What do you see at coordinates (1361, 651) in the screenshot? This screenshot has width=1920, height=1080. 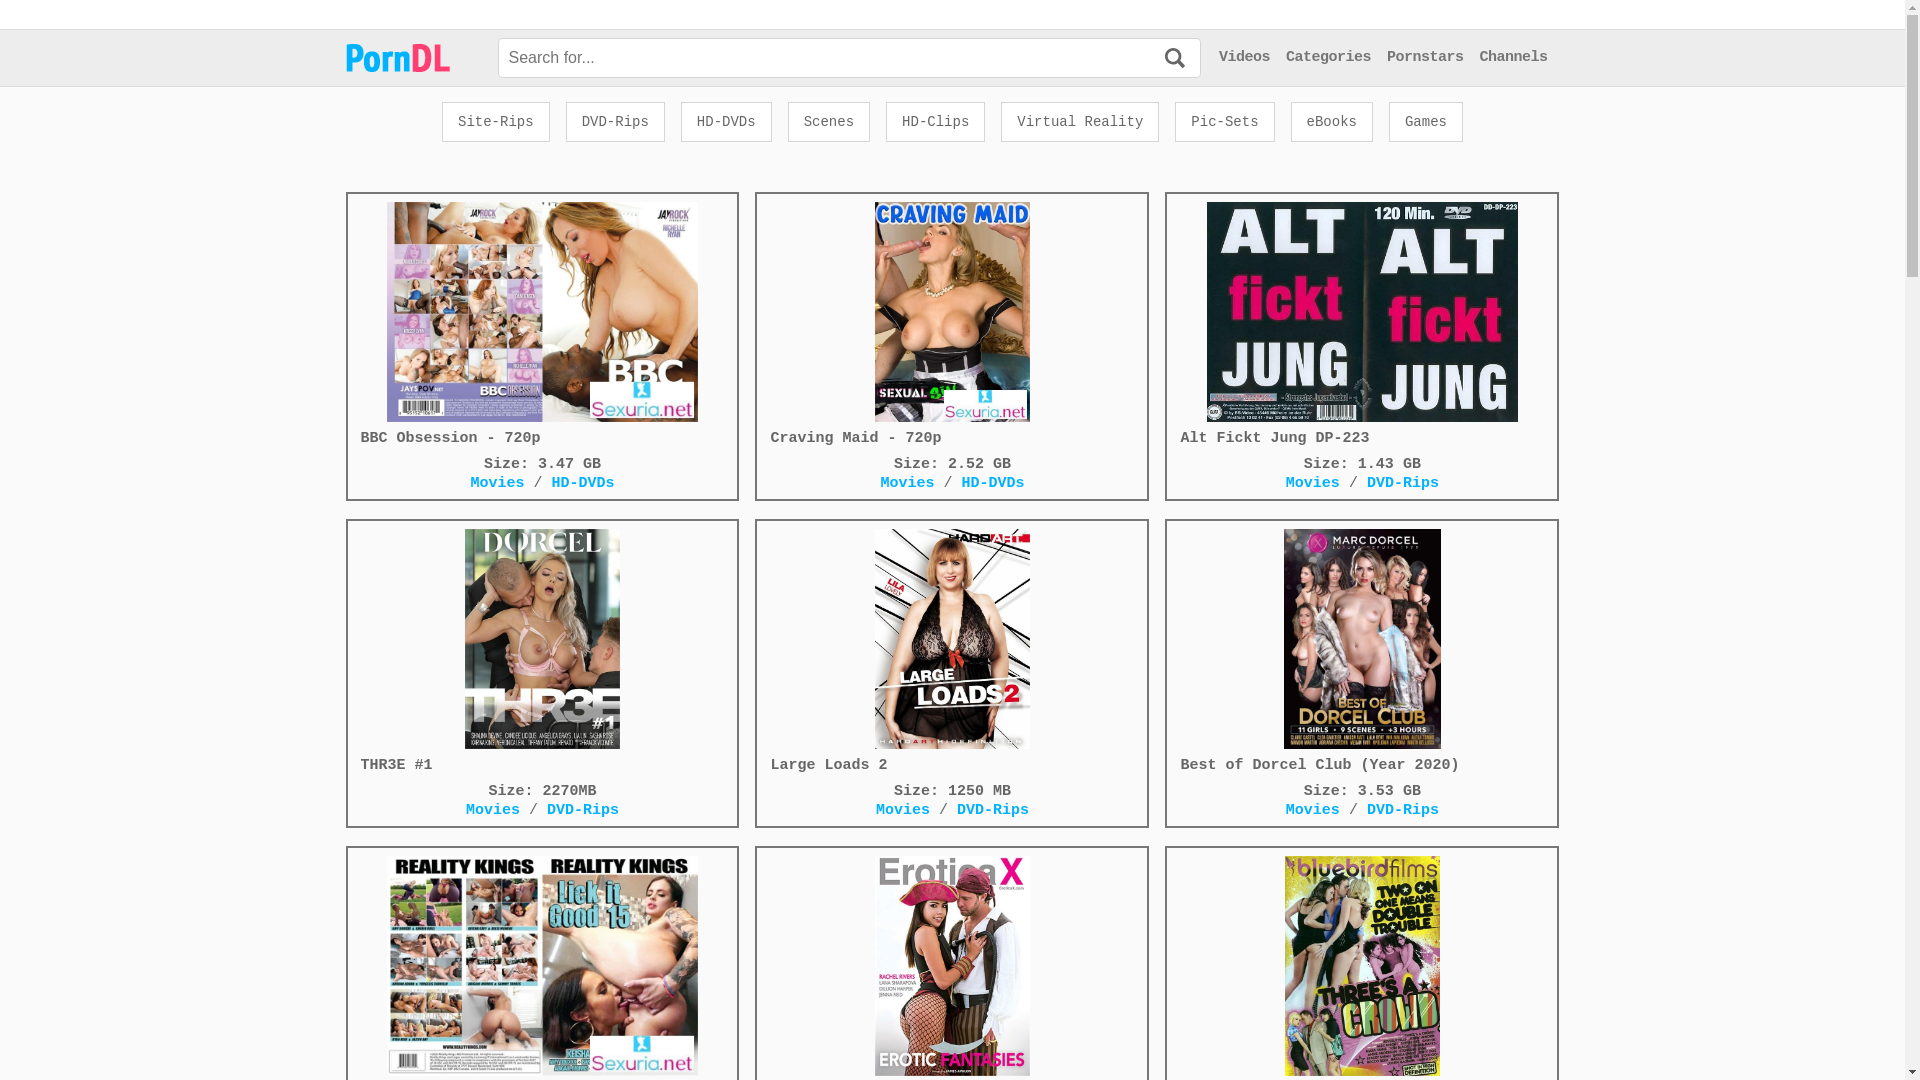 I see `'Best of Dorcel Club (Year 2020)'` at bounding box center [1361, 651].